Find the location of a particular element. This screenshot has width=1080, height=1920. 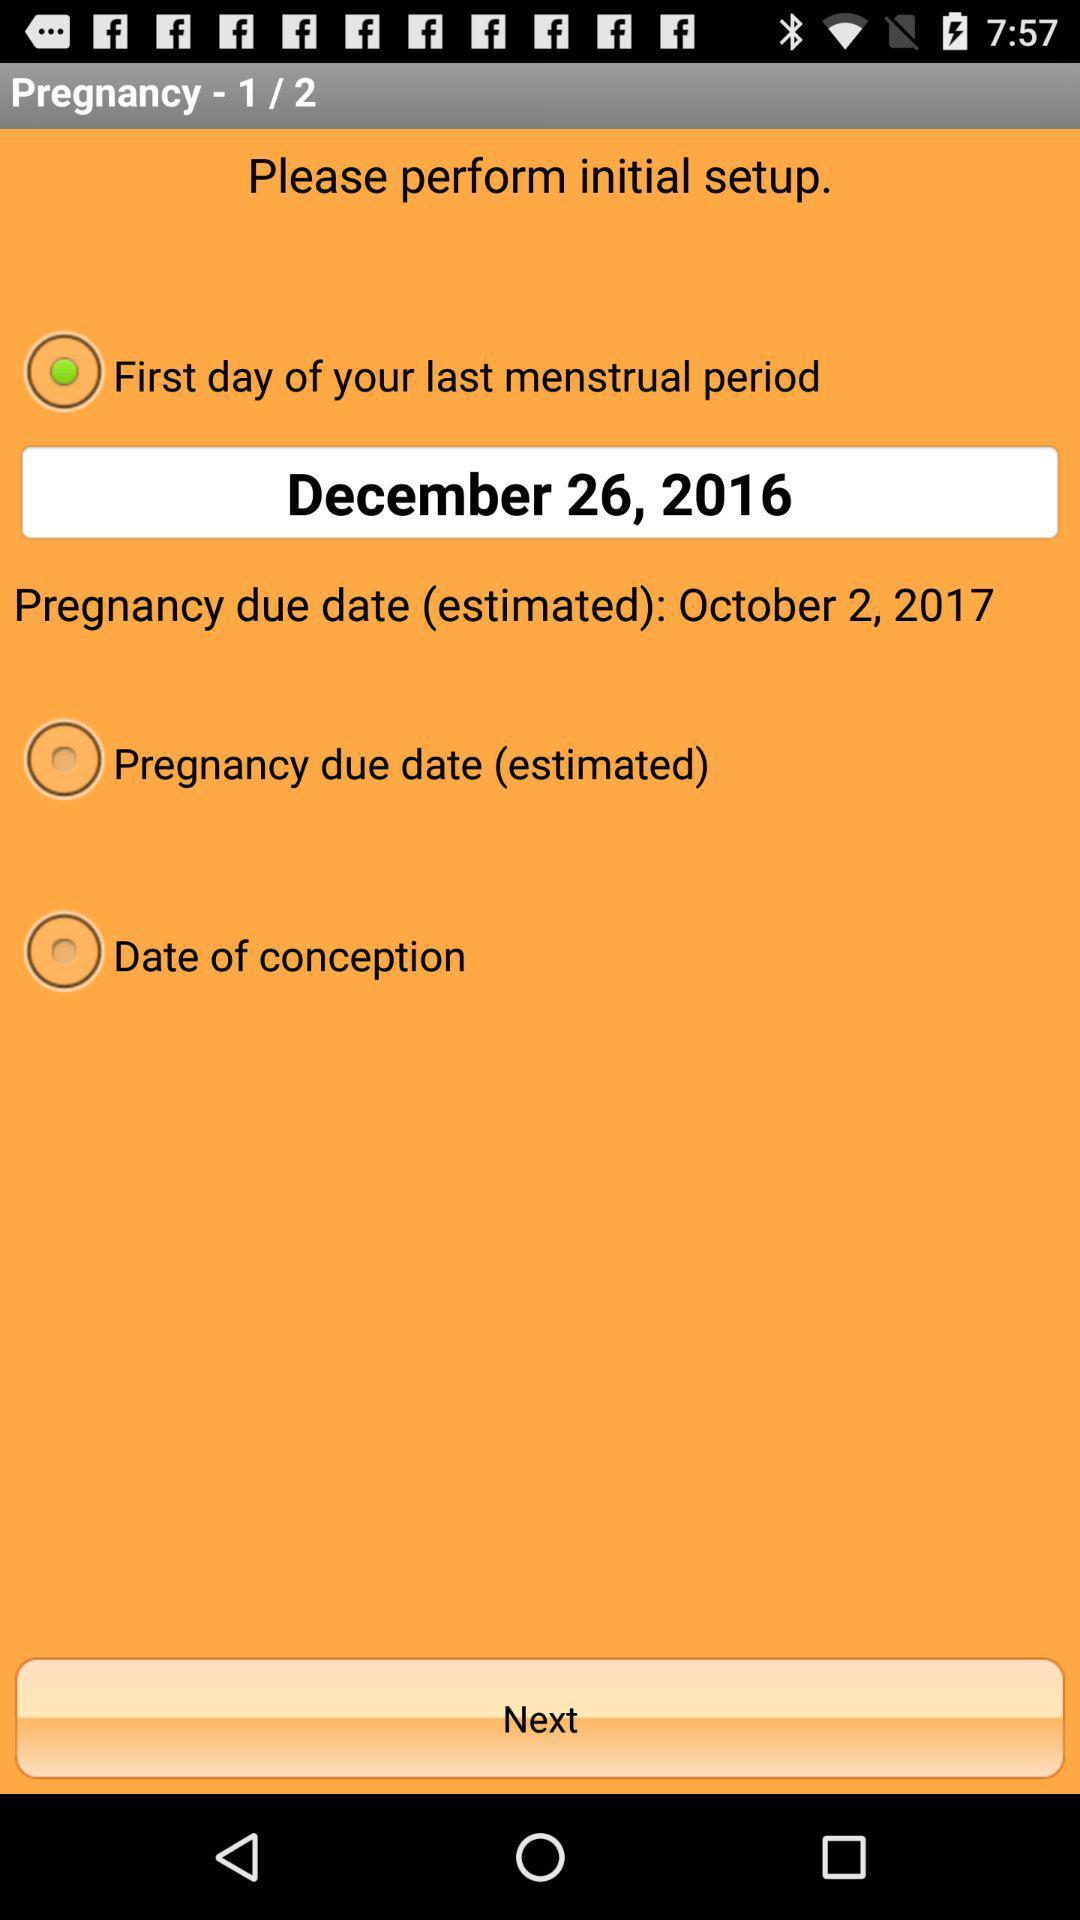

the icon above the next button is located at coordinates (540, 953).